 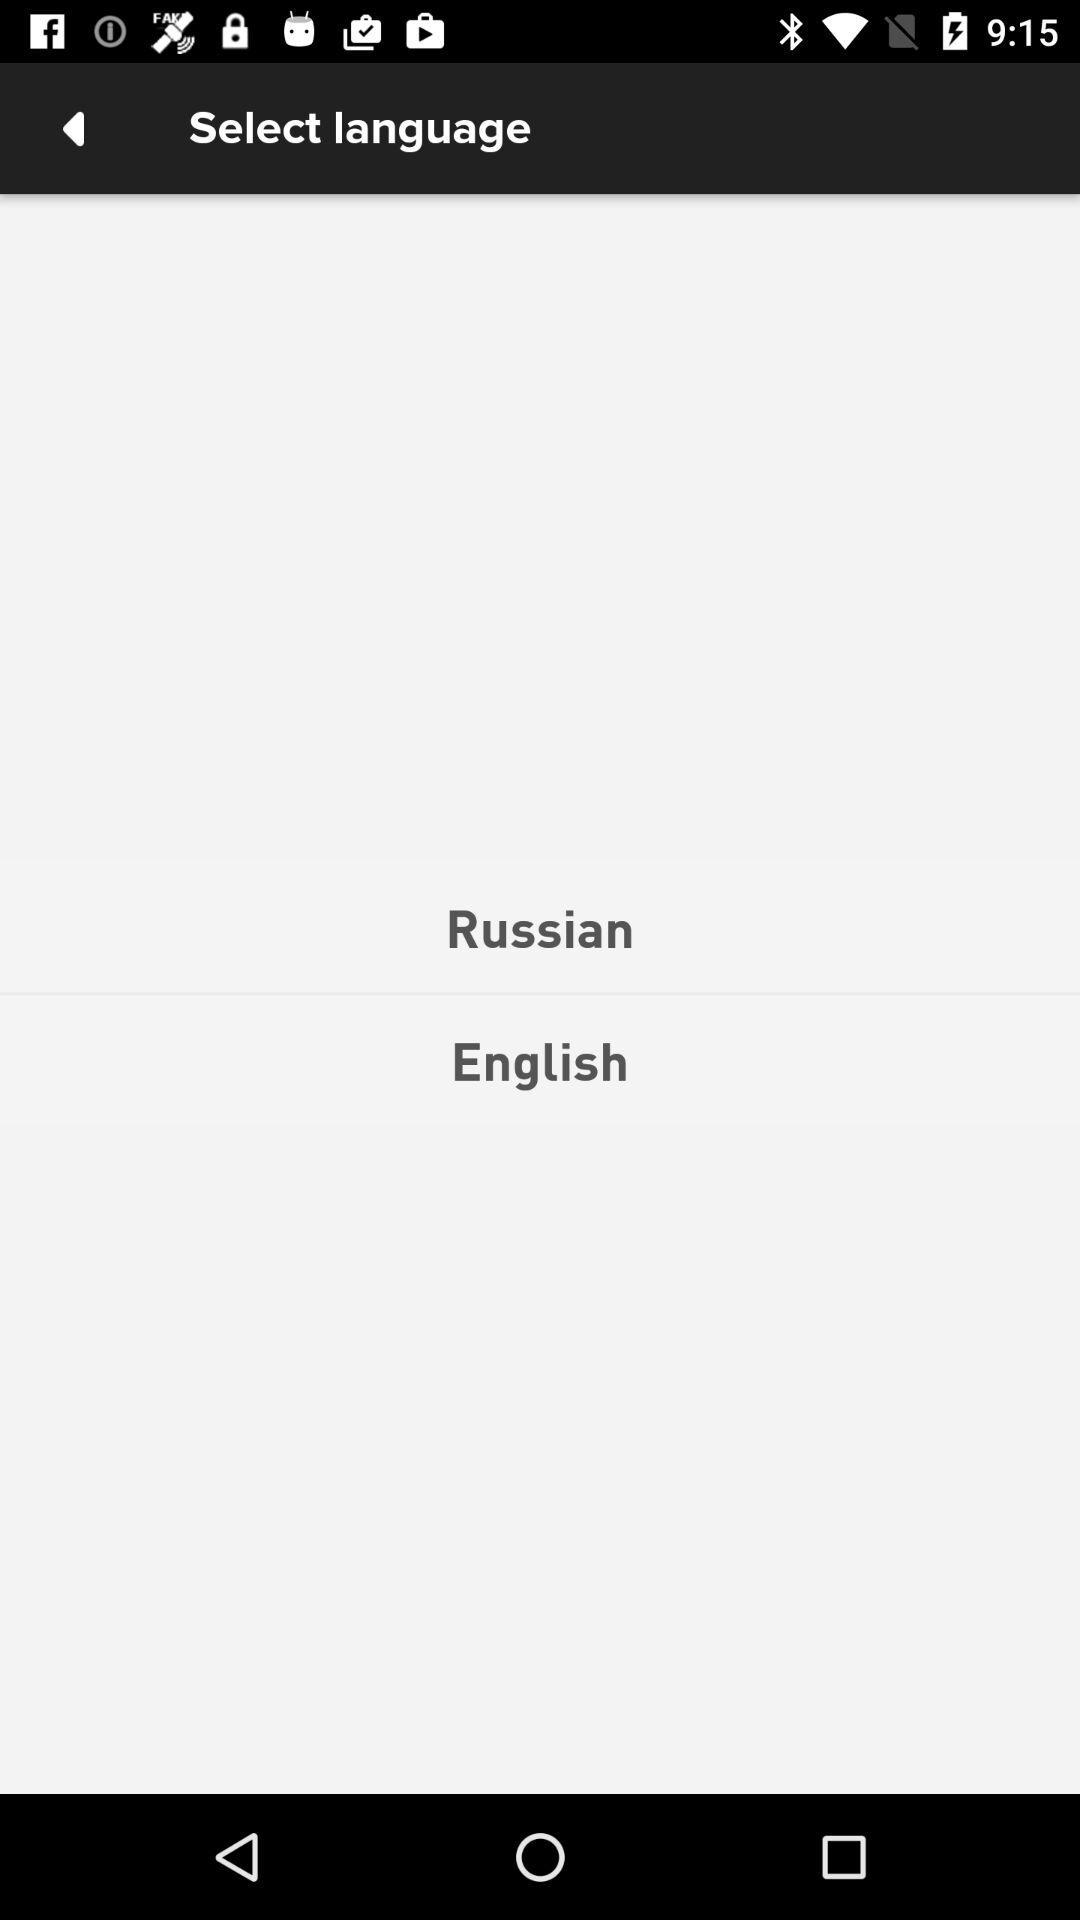 I want to click on item next to the select language item, so click(x=72, y=127).